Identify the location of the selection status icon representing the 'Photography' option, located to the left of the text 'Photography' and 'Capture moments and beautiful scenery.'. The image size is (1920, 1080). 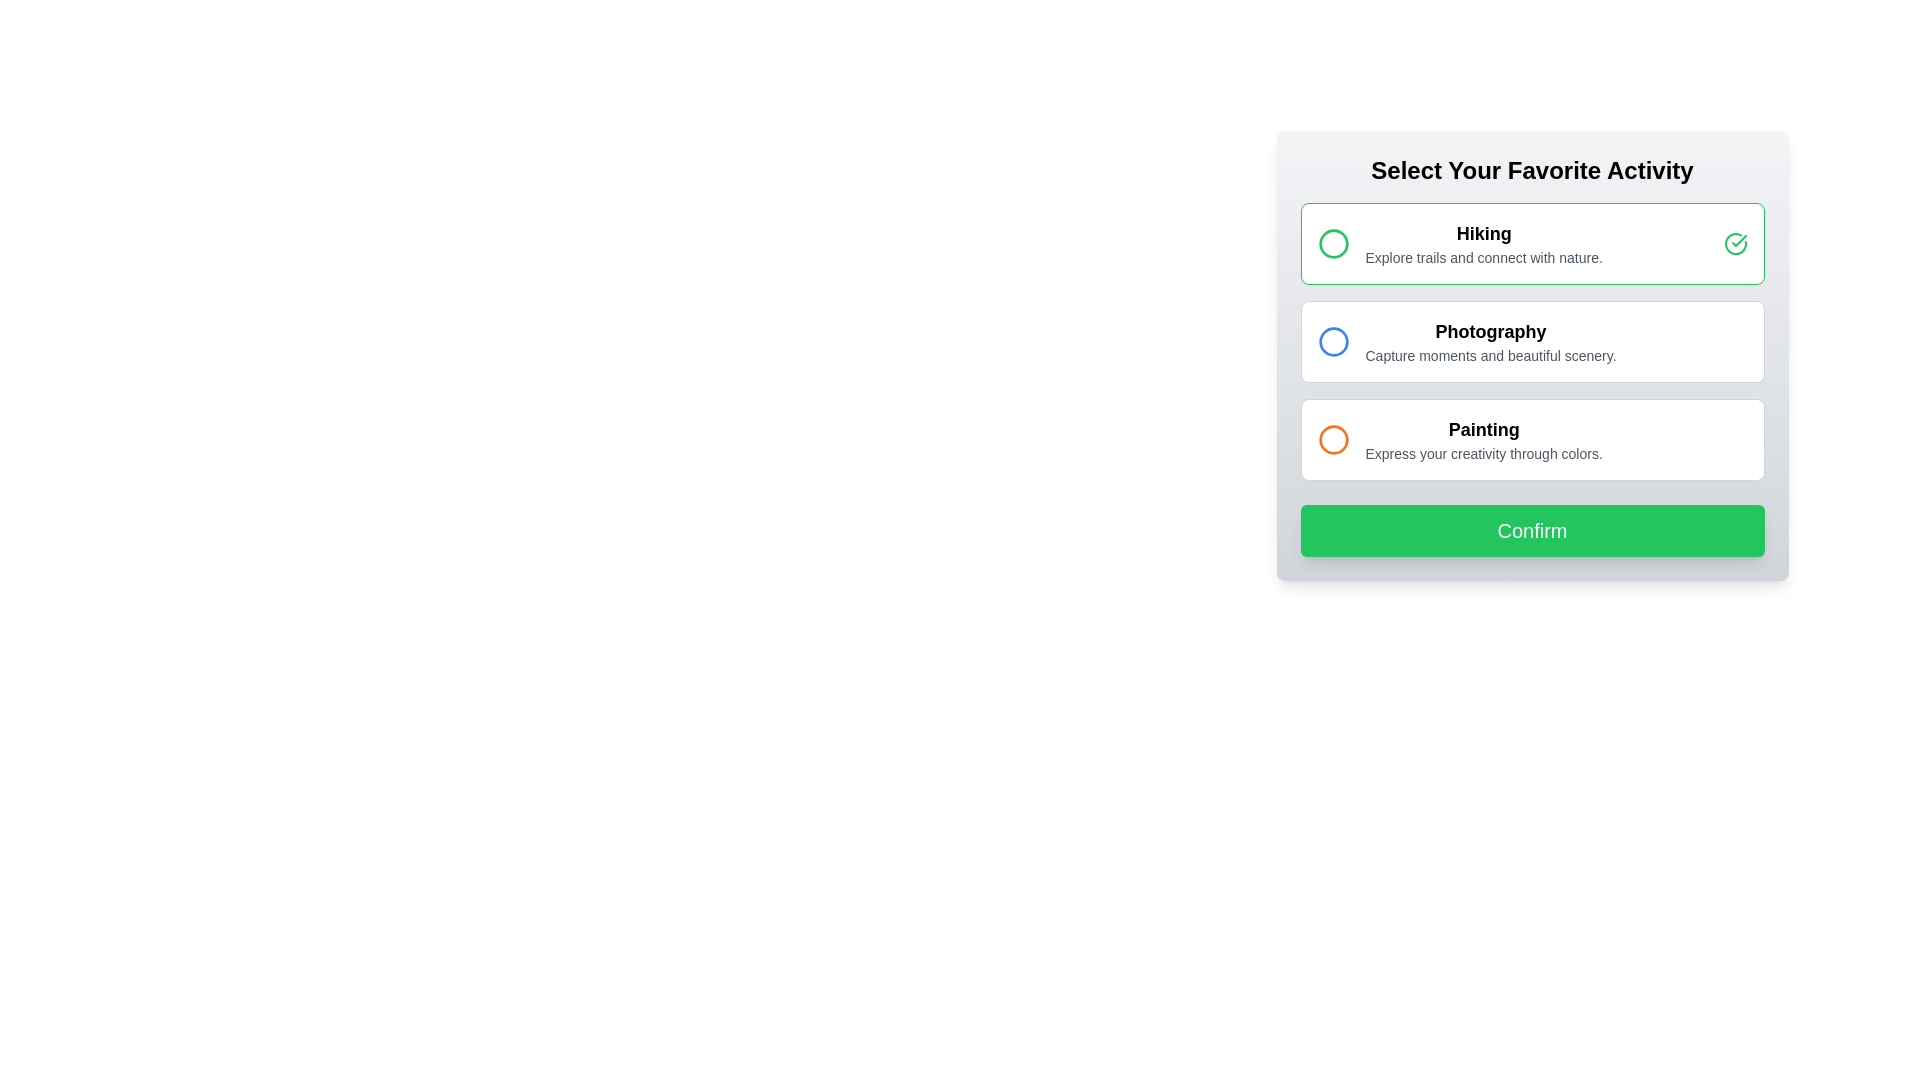
(1333, 341).